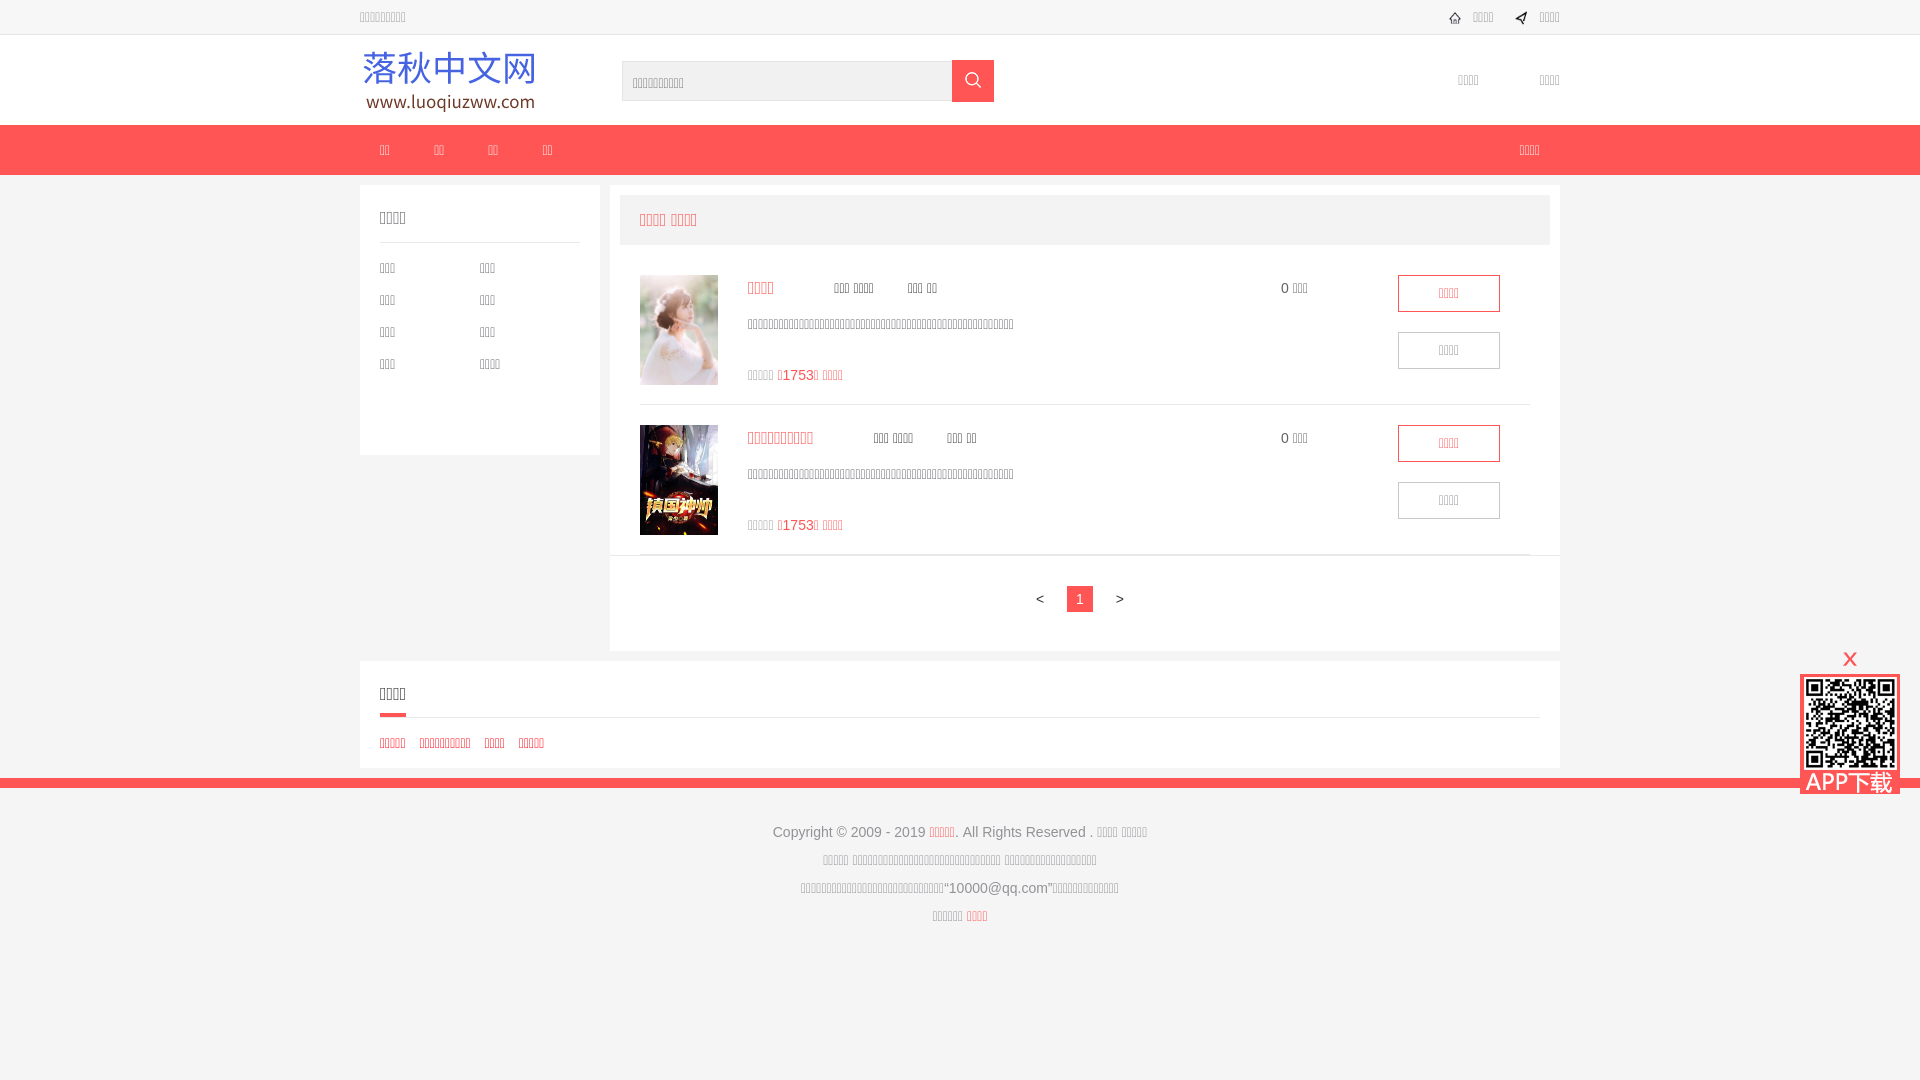 This screenshot has height=1080, width=1920. What do you see at coordinates (1124, 597) in the screenshot?
I see `'>'` at bounding box center [1124, 597].